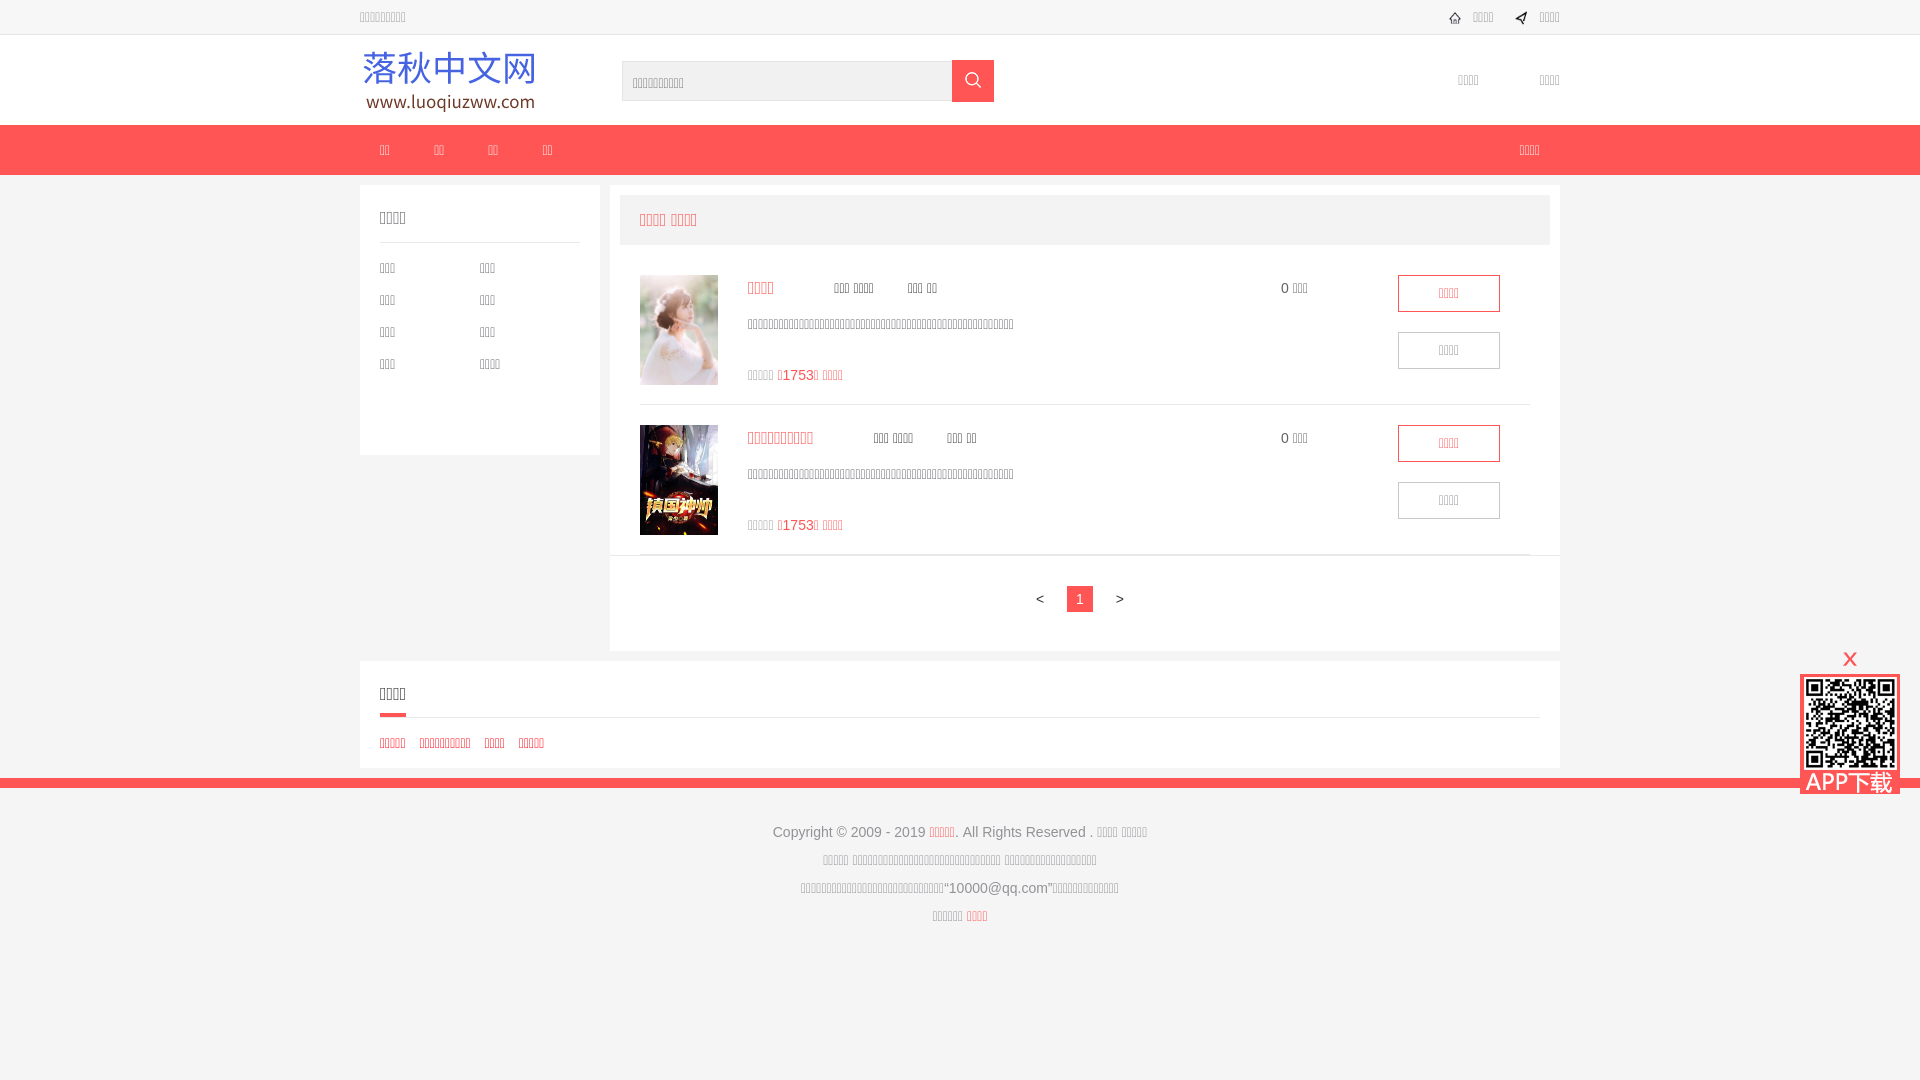 This screenshot has height=1080, width=1920. What do you see at coordinates (1124, 597) in the screenshot?
I see `'>'` at bounding box center [1124, 597].